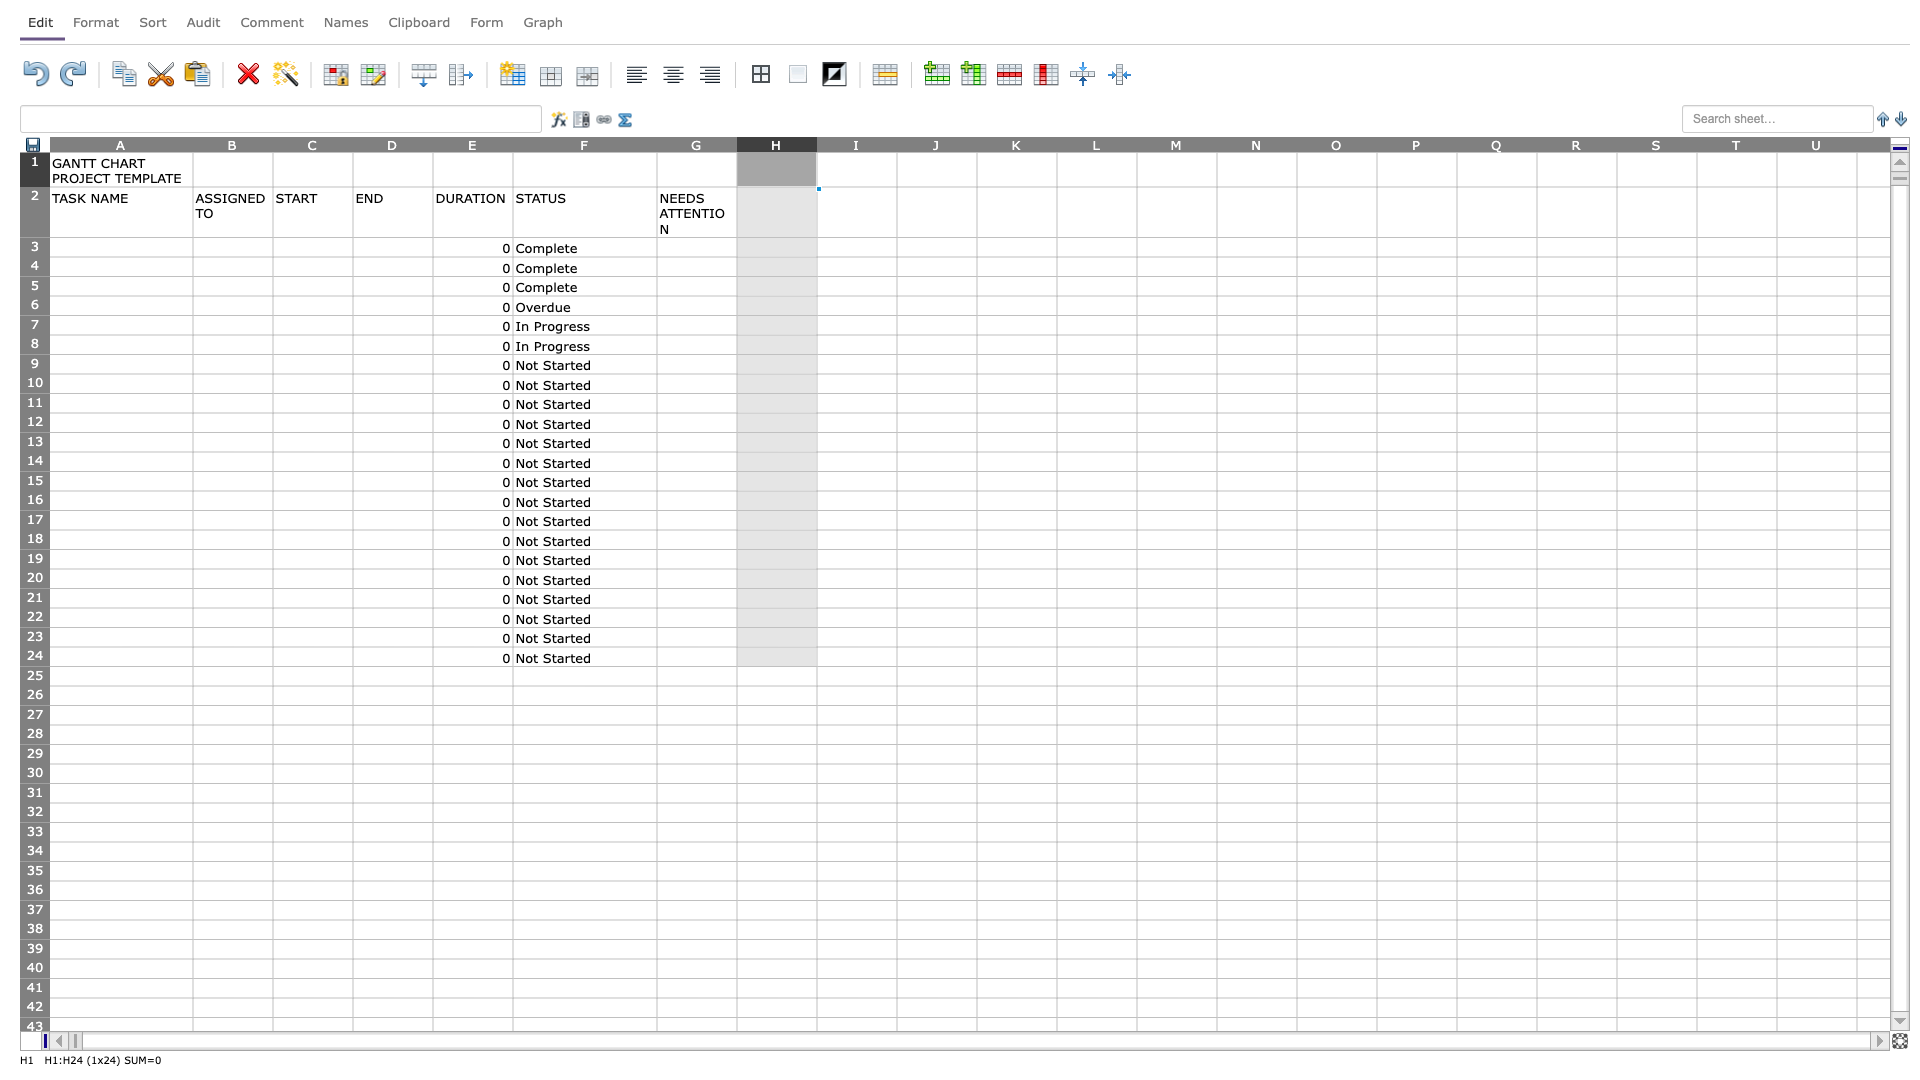  I want to click on column I's width resize handle, so click(896, 143).